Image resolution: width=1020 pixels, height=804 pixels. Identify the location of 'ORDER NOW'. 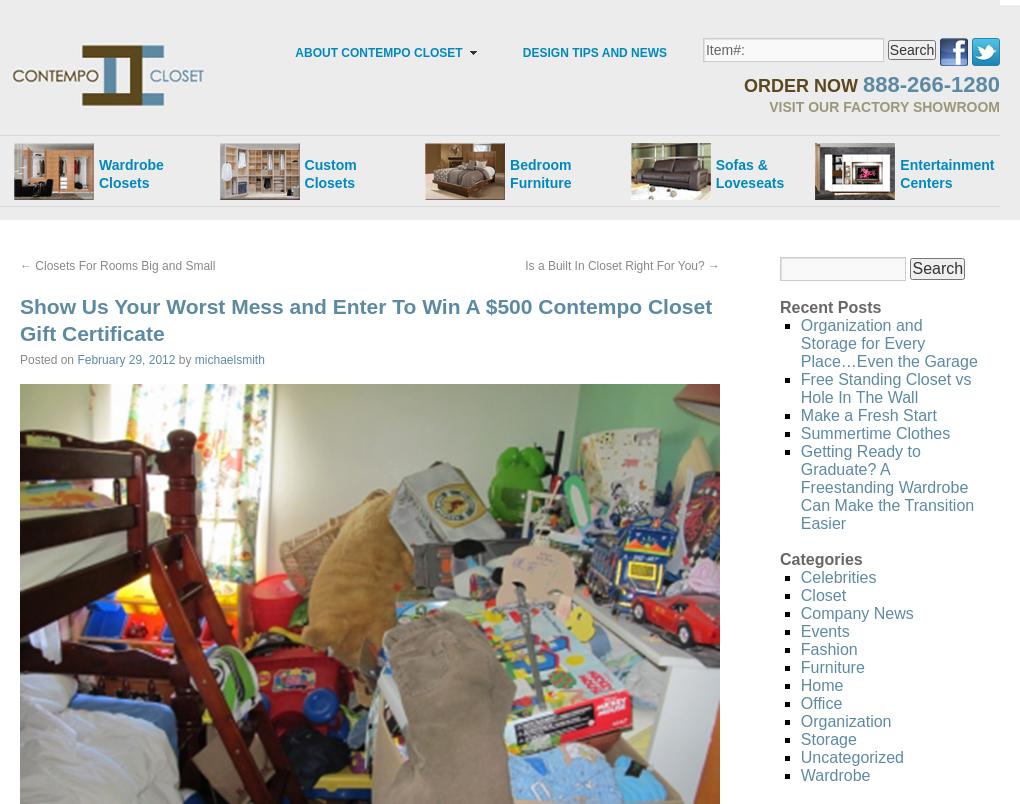
(801, 85).